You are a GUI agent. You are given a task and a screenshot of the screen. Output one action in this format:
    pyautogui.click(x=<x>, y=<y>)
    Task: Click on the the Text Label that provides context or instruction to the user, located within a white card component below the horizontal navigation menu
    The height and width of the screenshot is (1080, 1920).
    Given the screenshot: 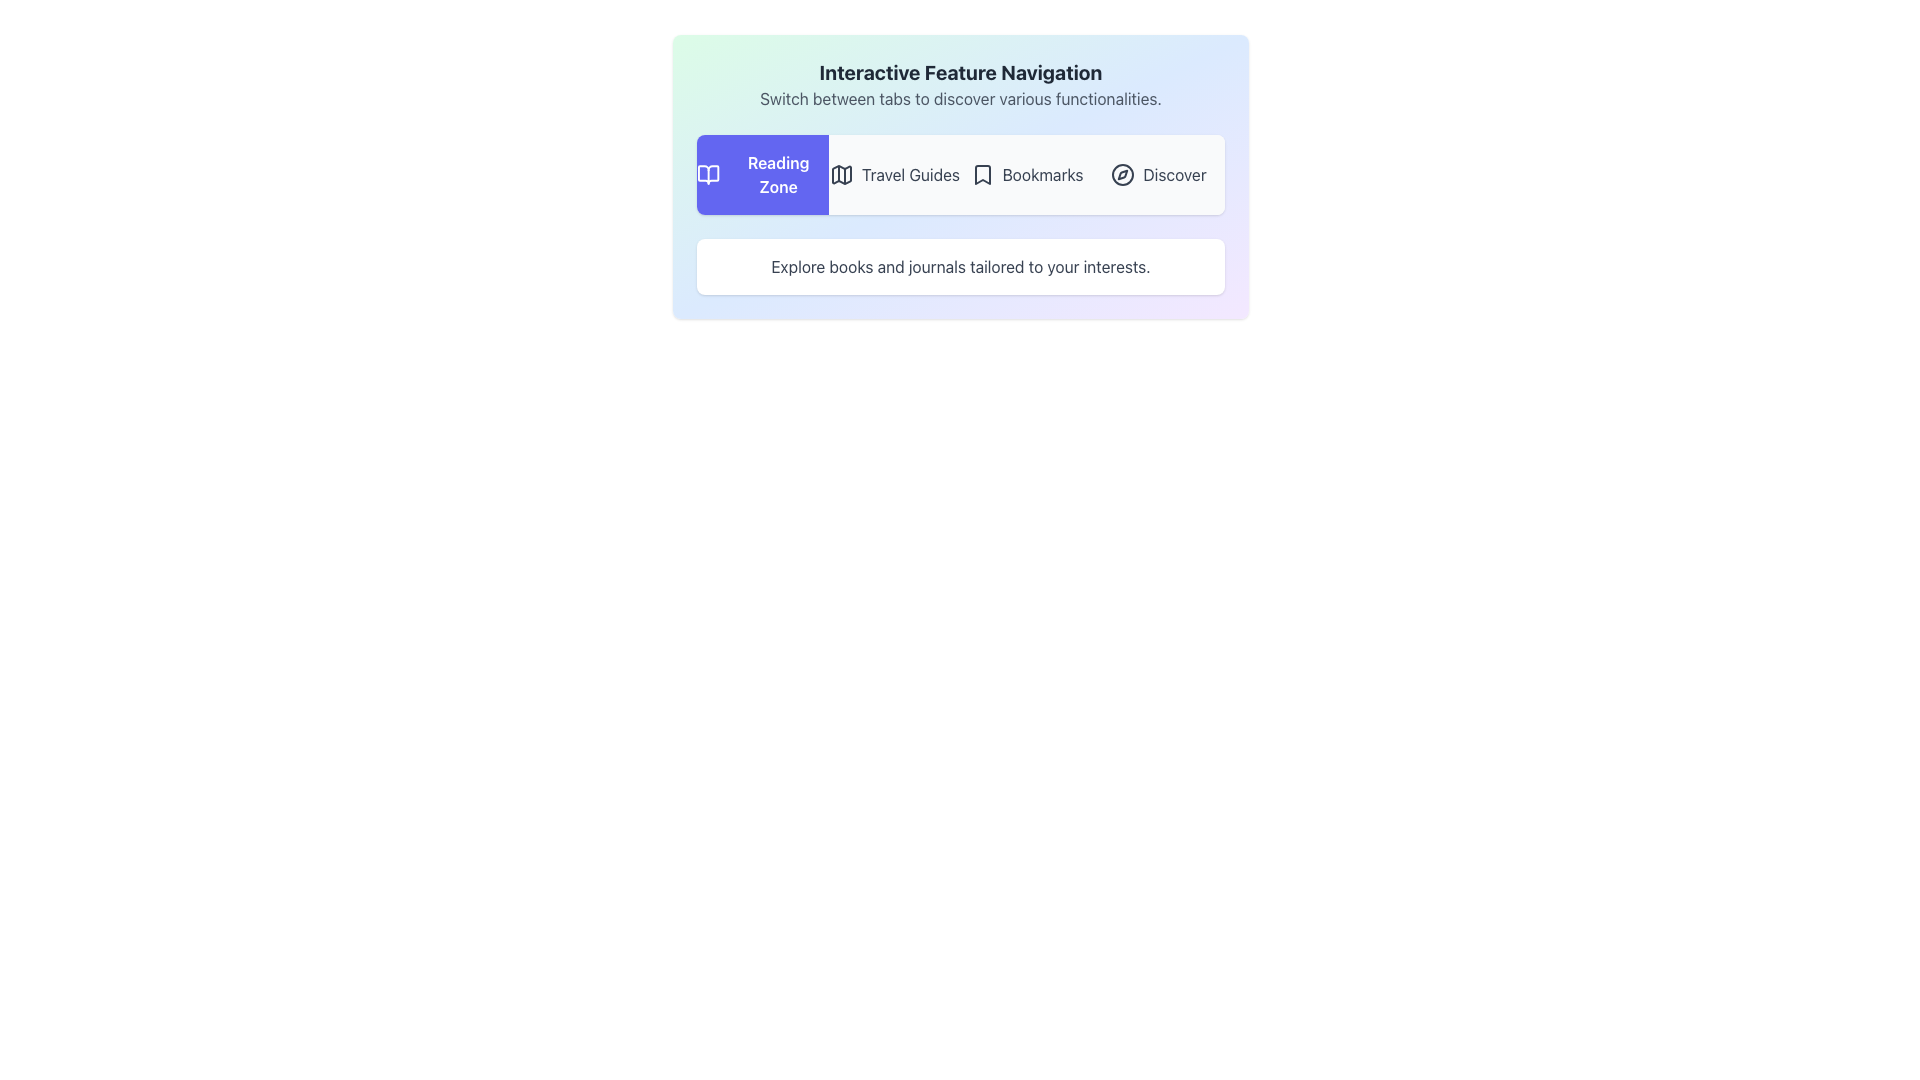 What is the action you would take?
    pyautogui.click(x=960, y=265)
    